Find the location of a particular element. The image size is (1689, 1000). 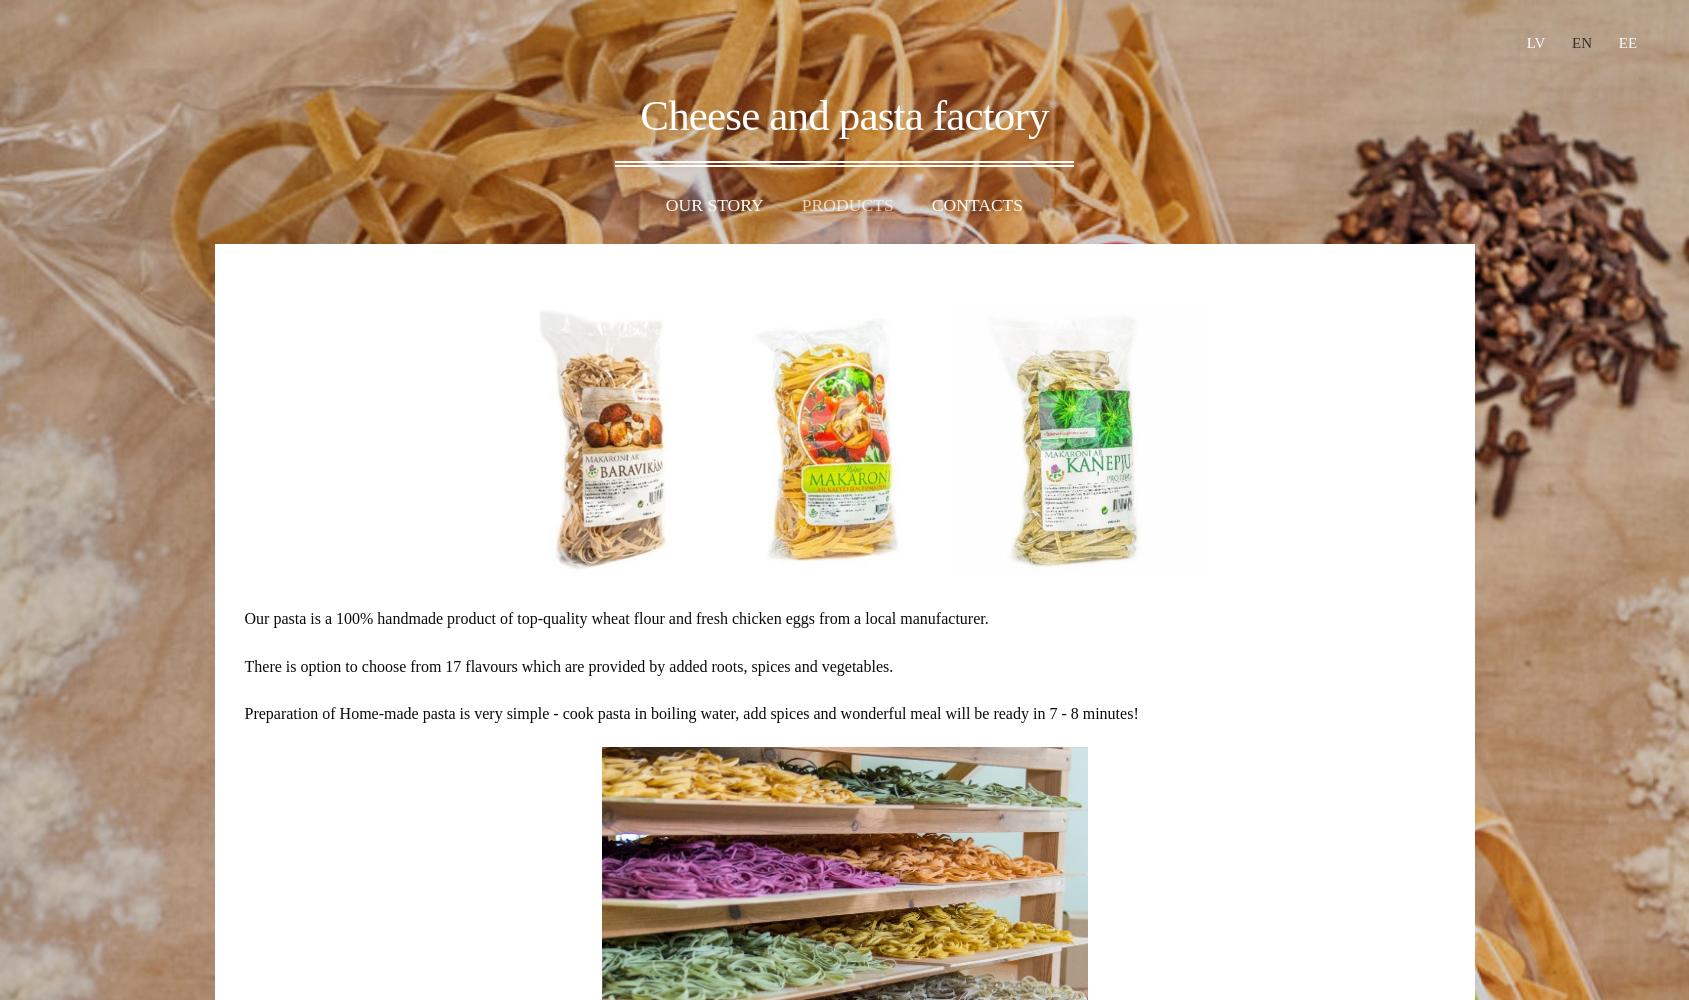

'Cheese and pasta factory' is located at coordinates (638, 114).